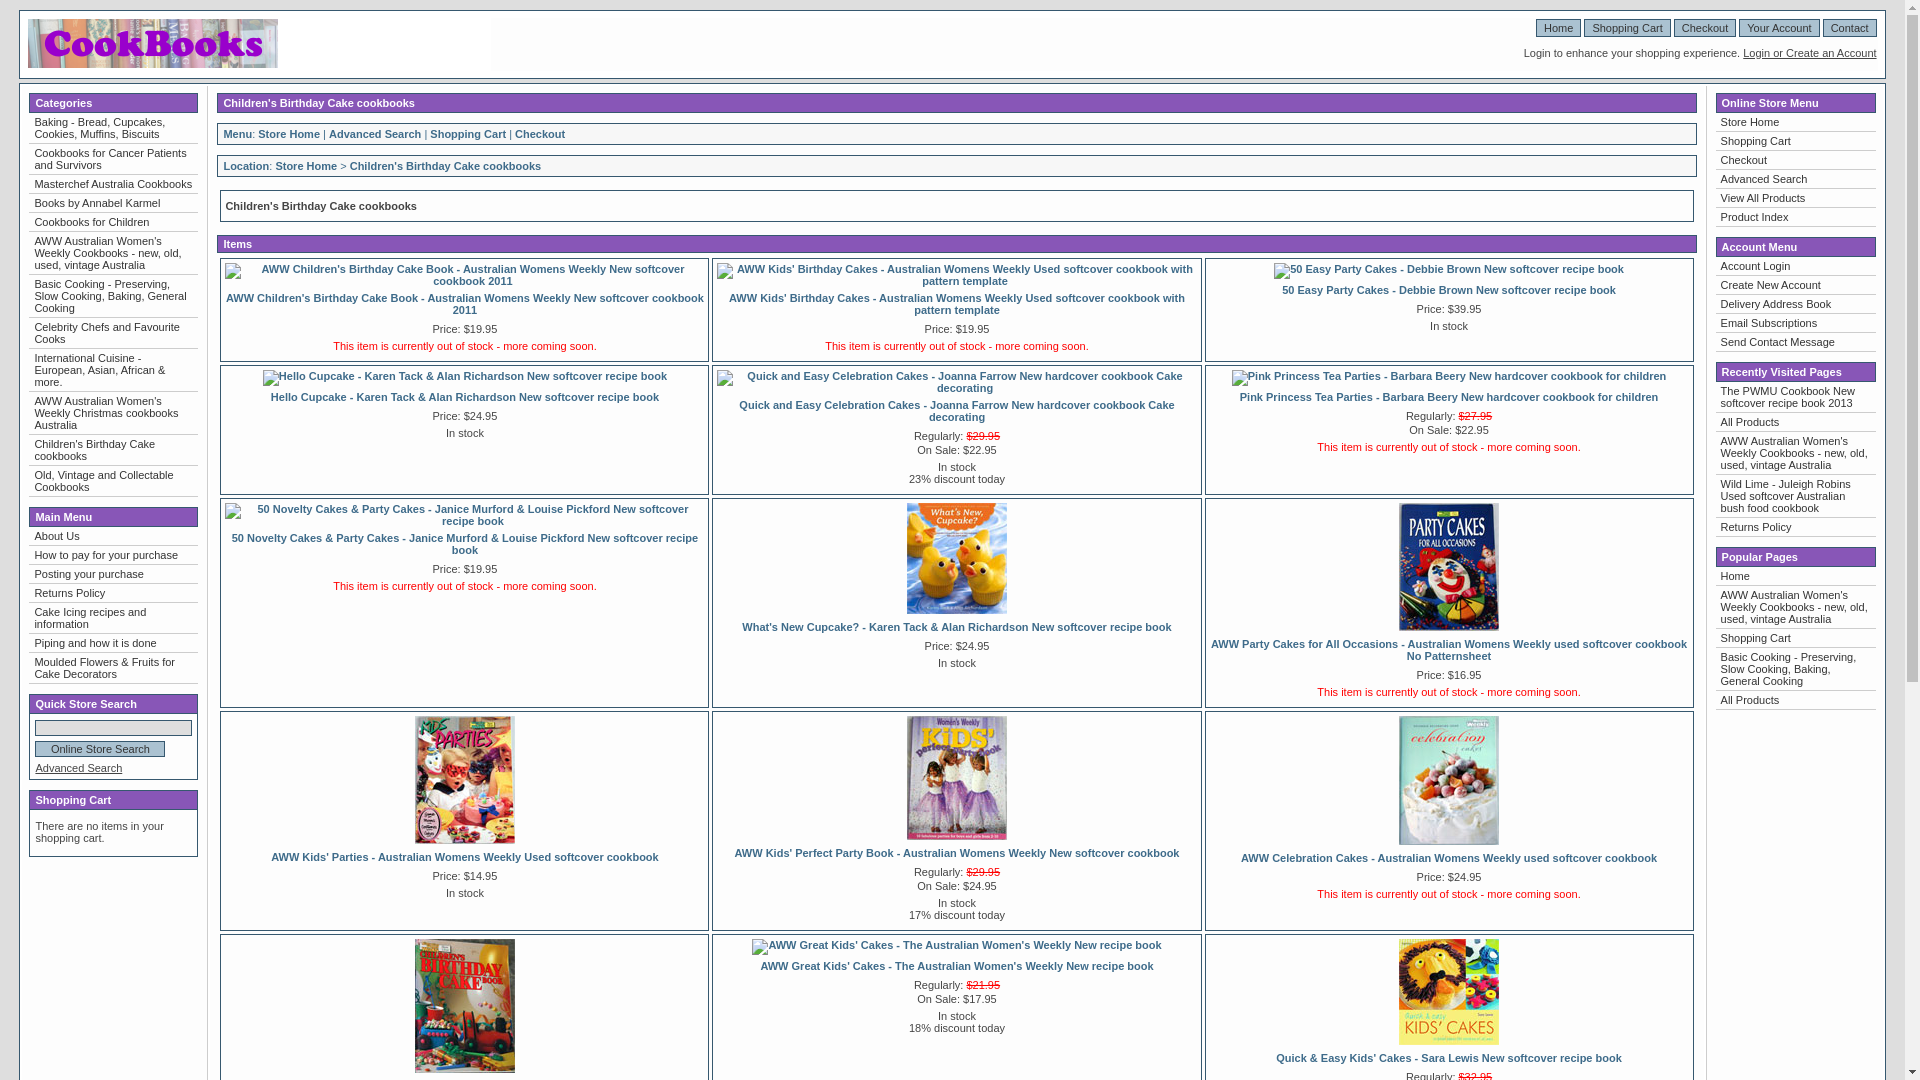  Describe the element at coordinates (273, 164) in the screenshot. I see `'Store Home'` at that location.